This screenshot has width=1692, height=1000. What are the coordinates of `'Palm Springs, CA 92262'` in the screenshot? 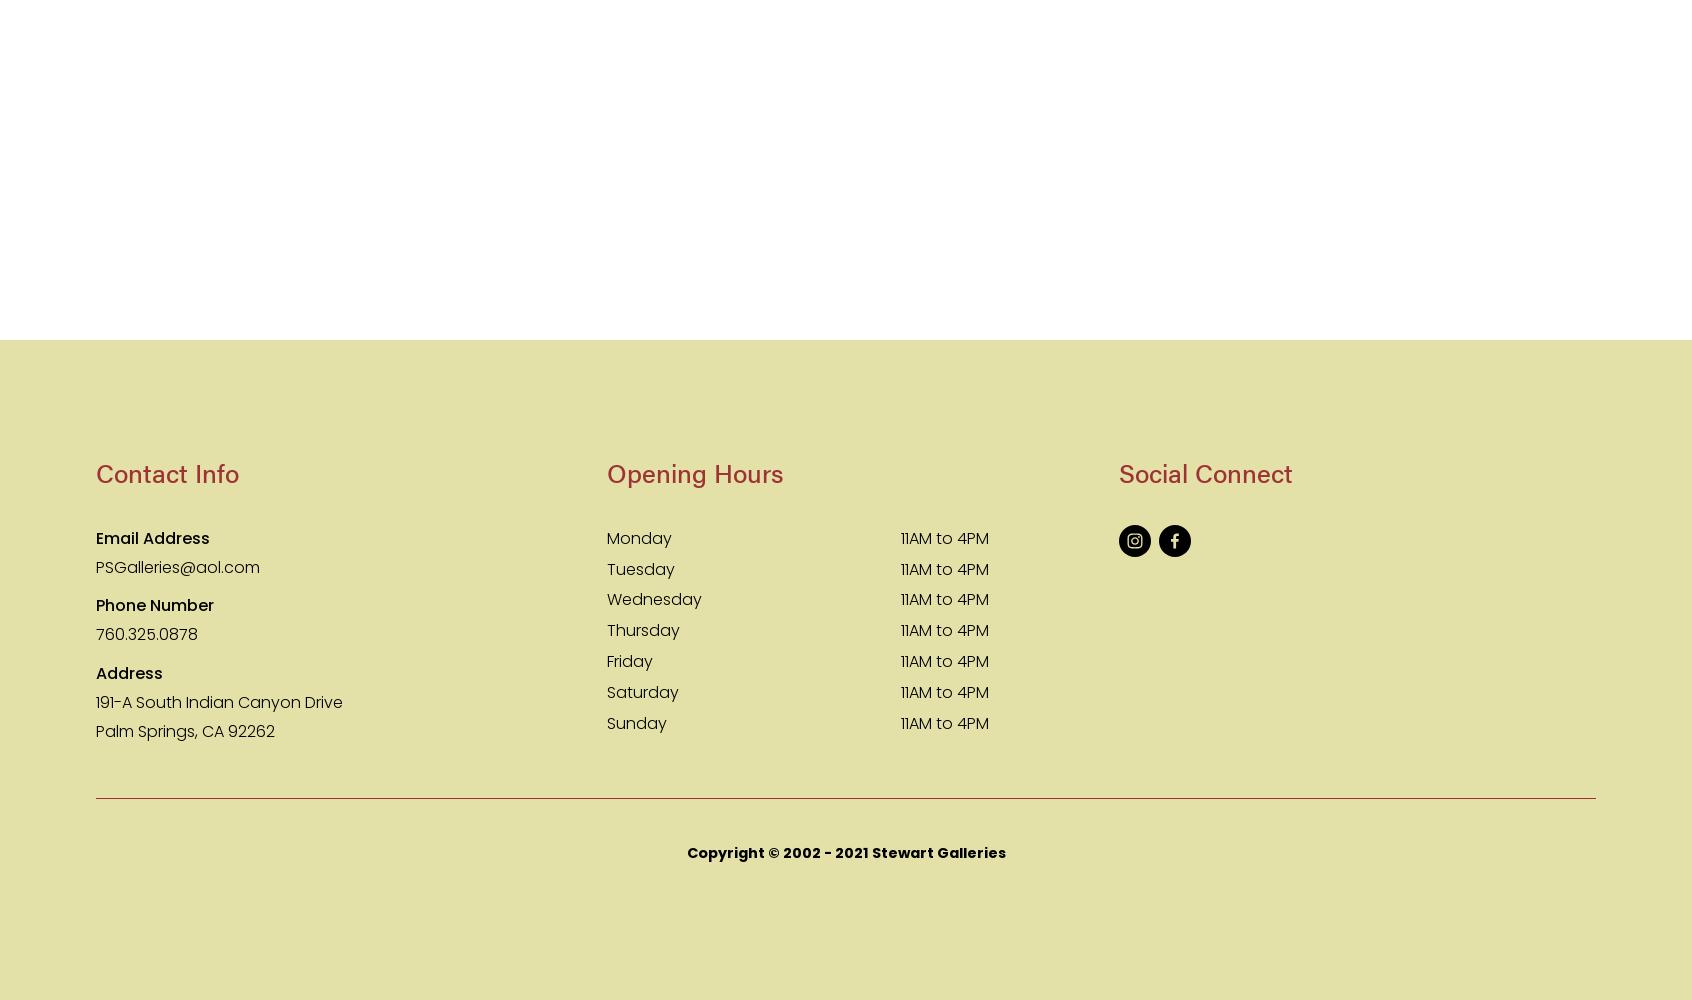 It's located at (184, 729).